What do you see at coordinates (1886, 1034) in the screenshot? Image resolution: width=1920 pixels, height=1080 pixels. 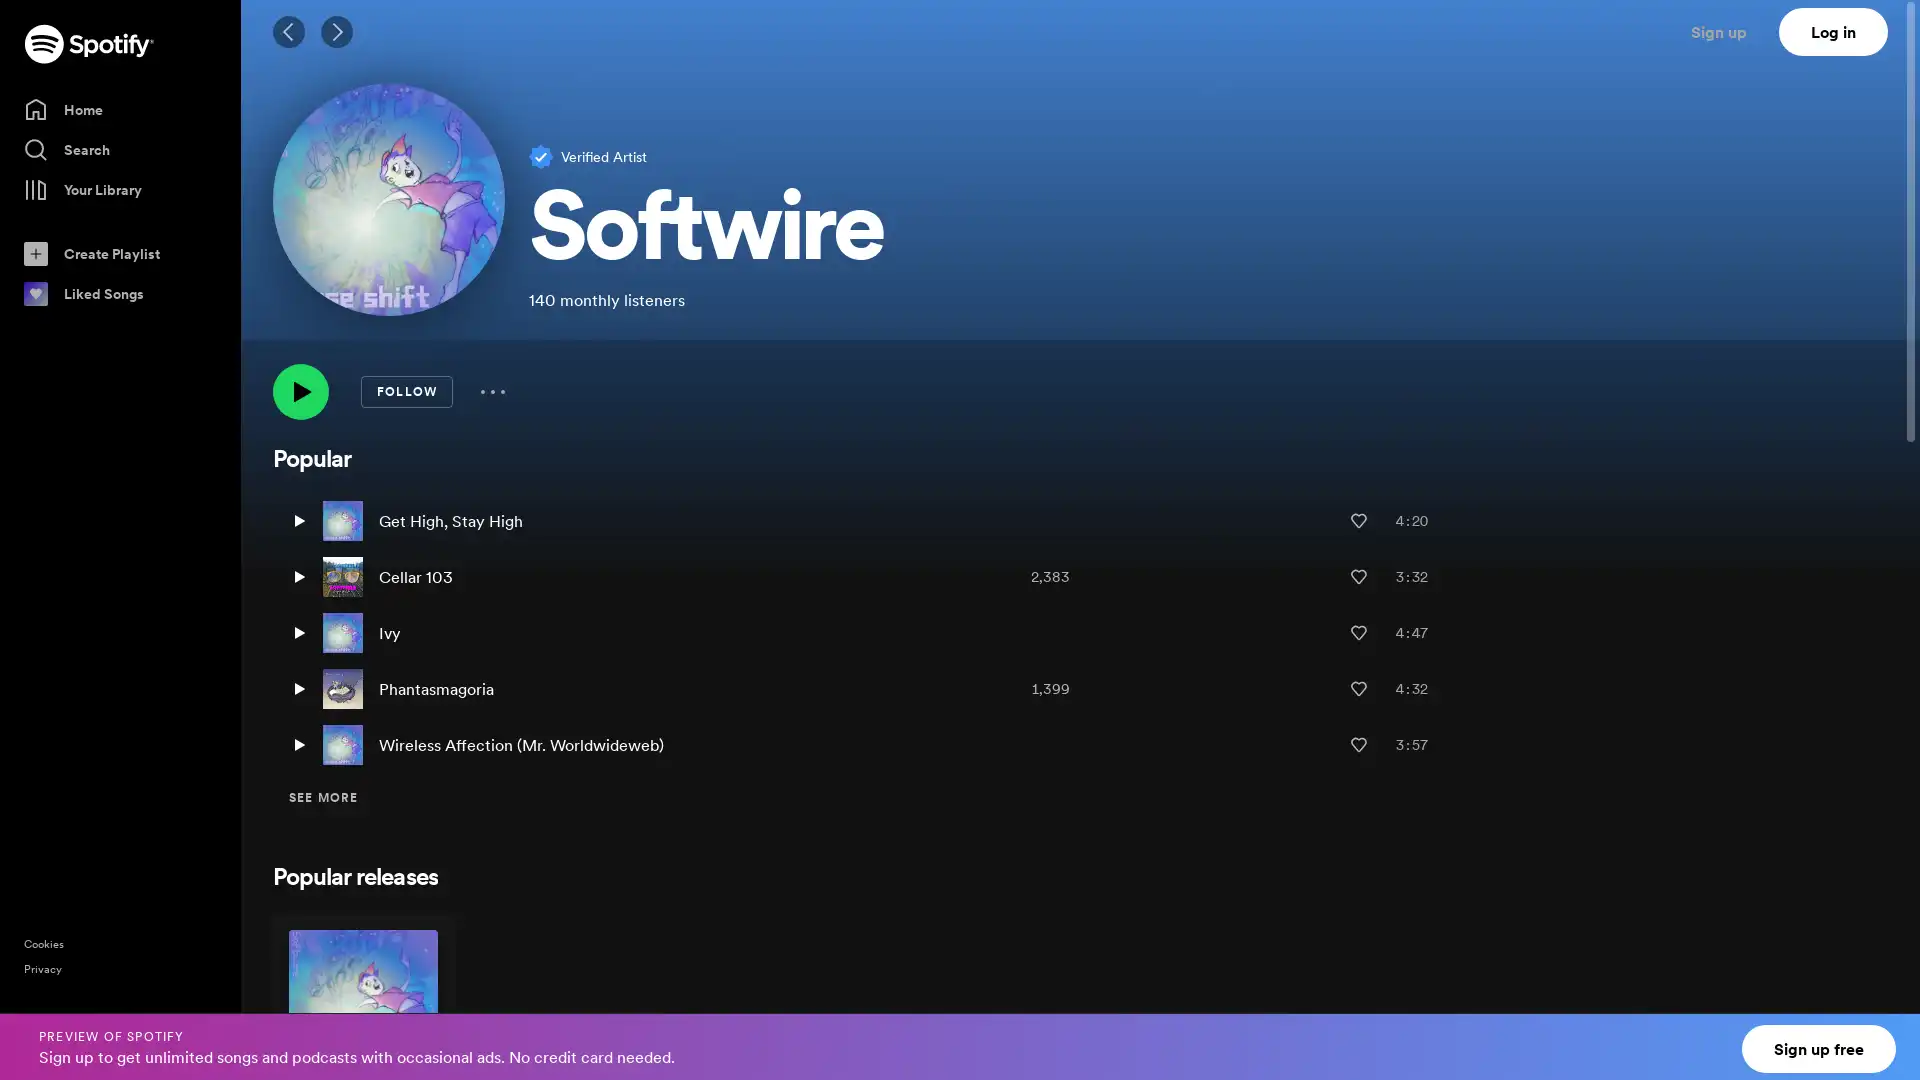 I see `Close` at bounding box center [1886, 1034].